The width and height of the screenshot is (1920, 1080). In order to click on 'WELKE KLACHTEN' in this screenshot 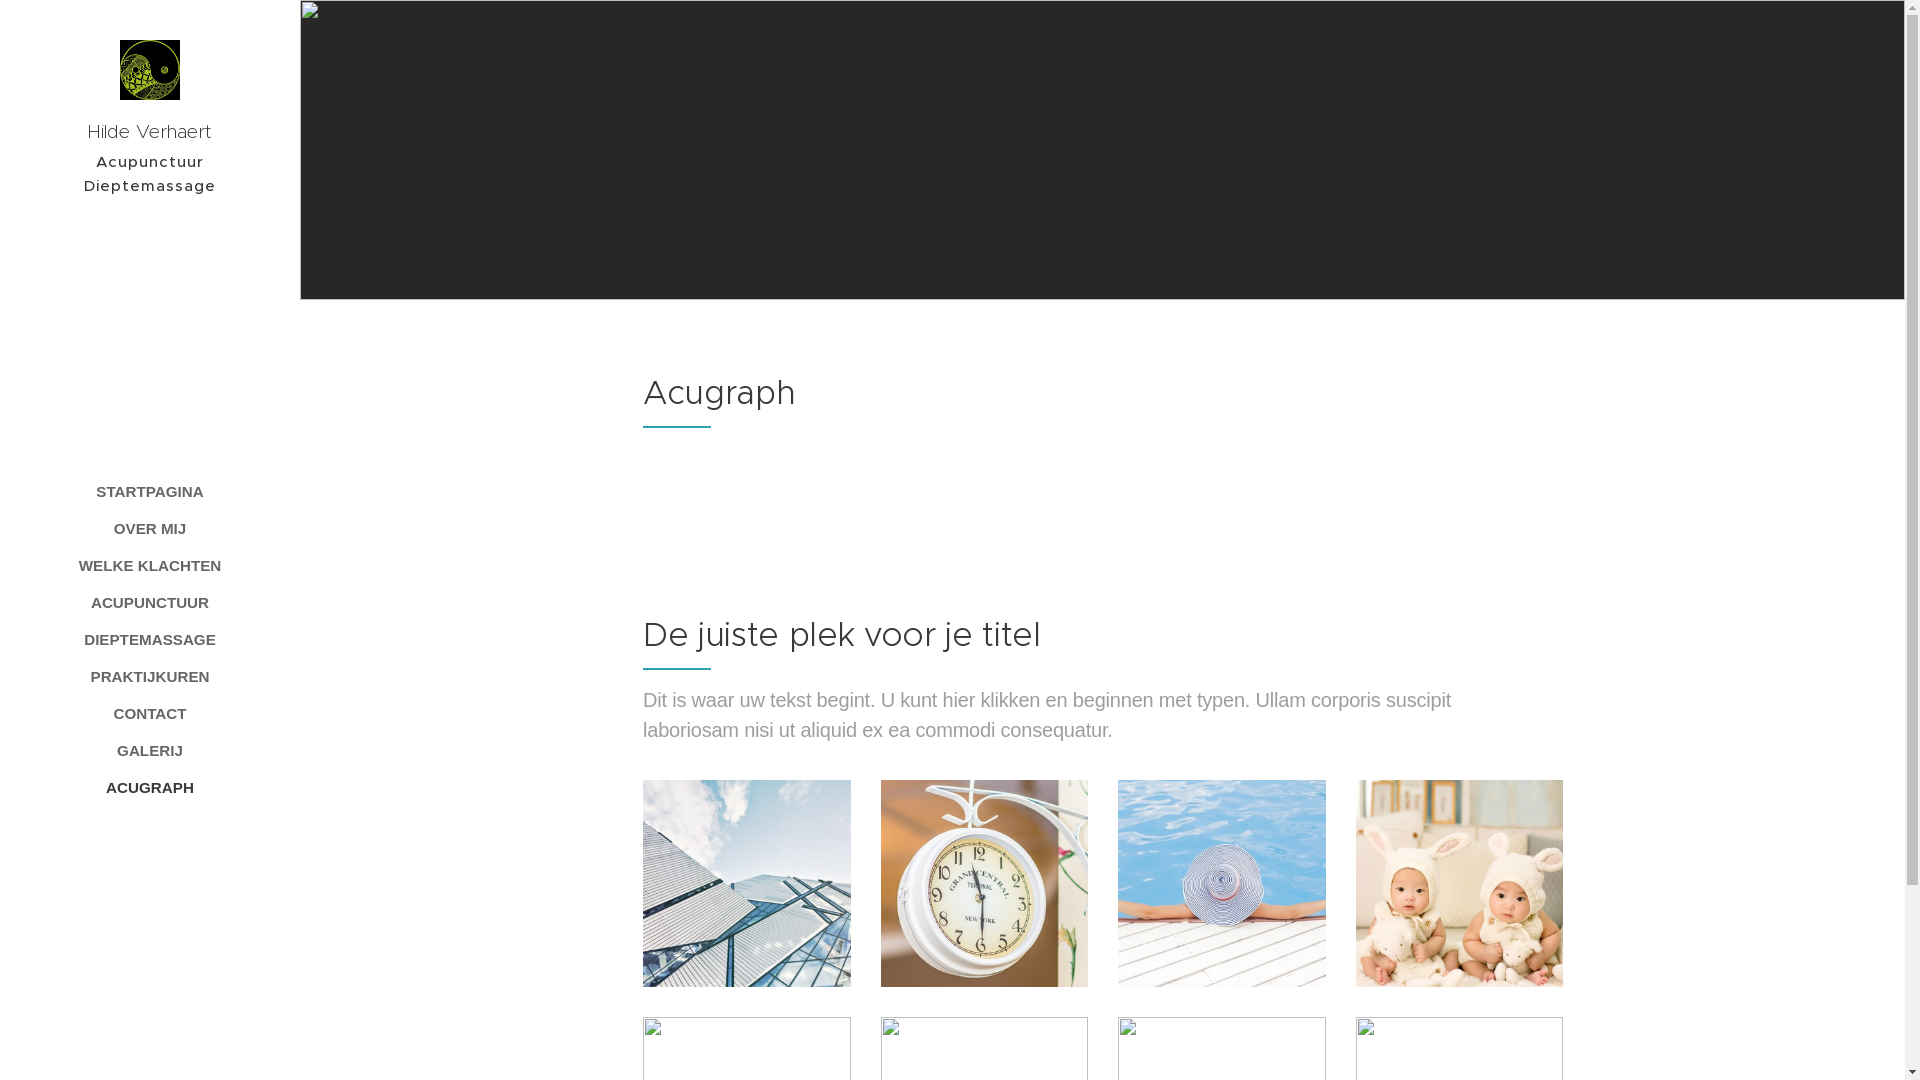, I will do `click(148, 565)`.